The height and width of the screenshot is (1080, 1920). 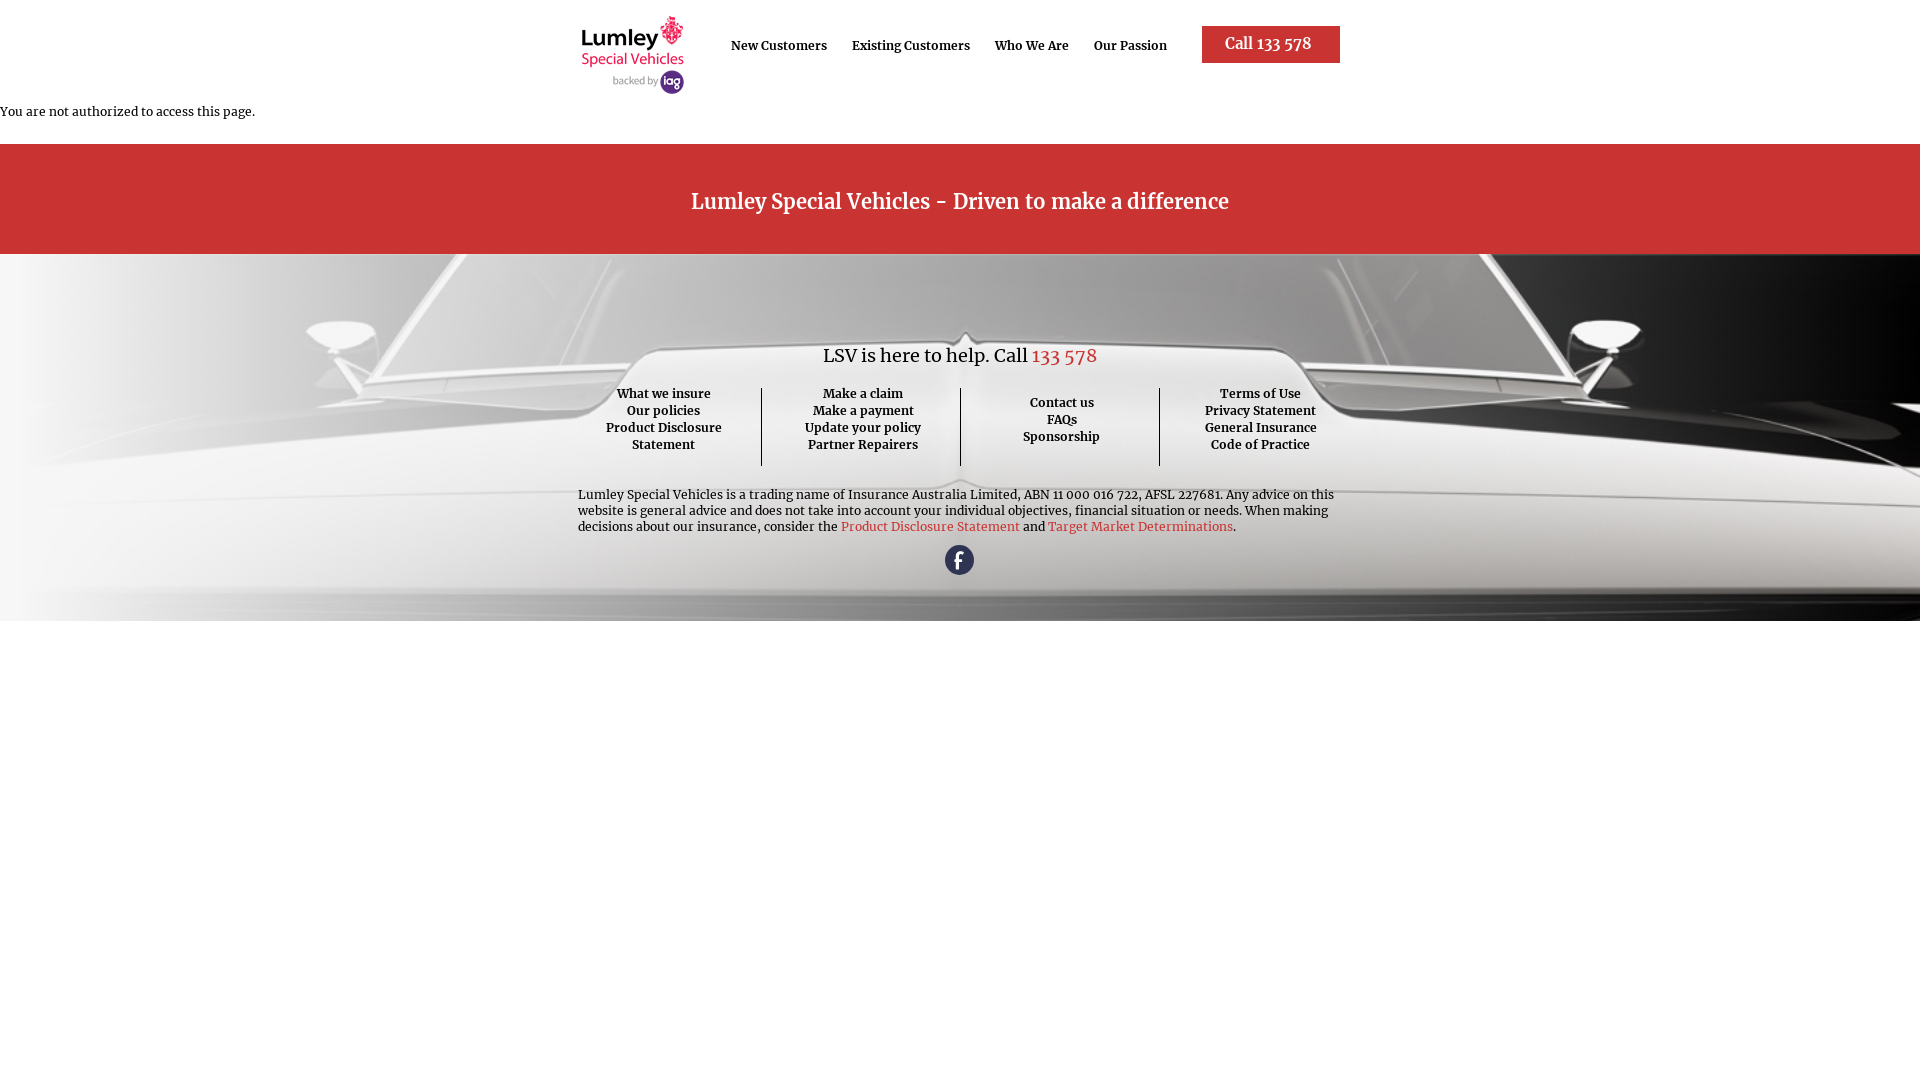 What do you see at coordinates (1260, 393) in the screenshot?
I see `'Terms of Use'` at bounding box center [1260, 393].